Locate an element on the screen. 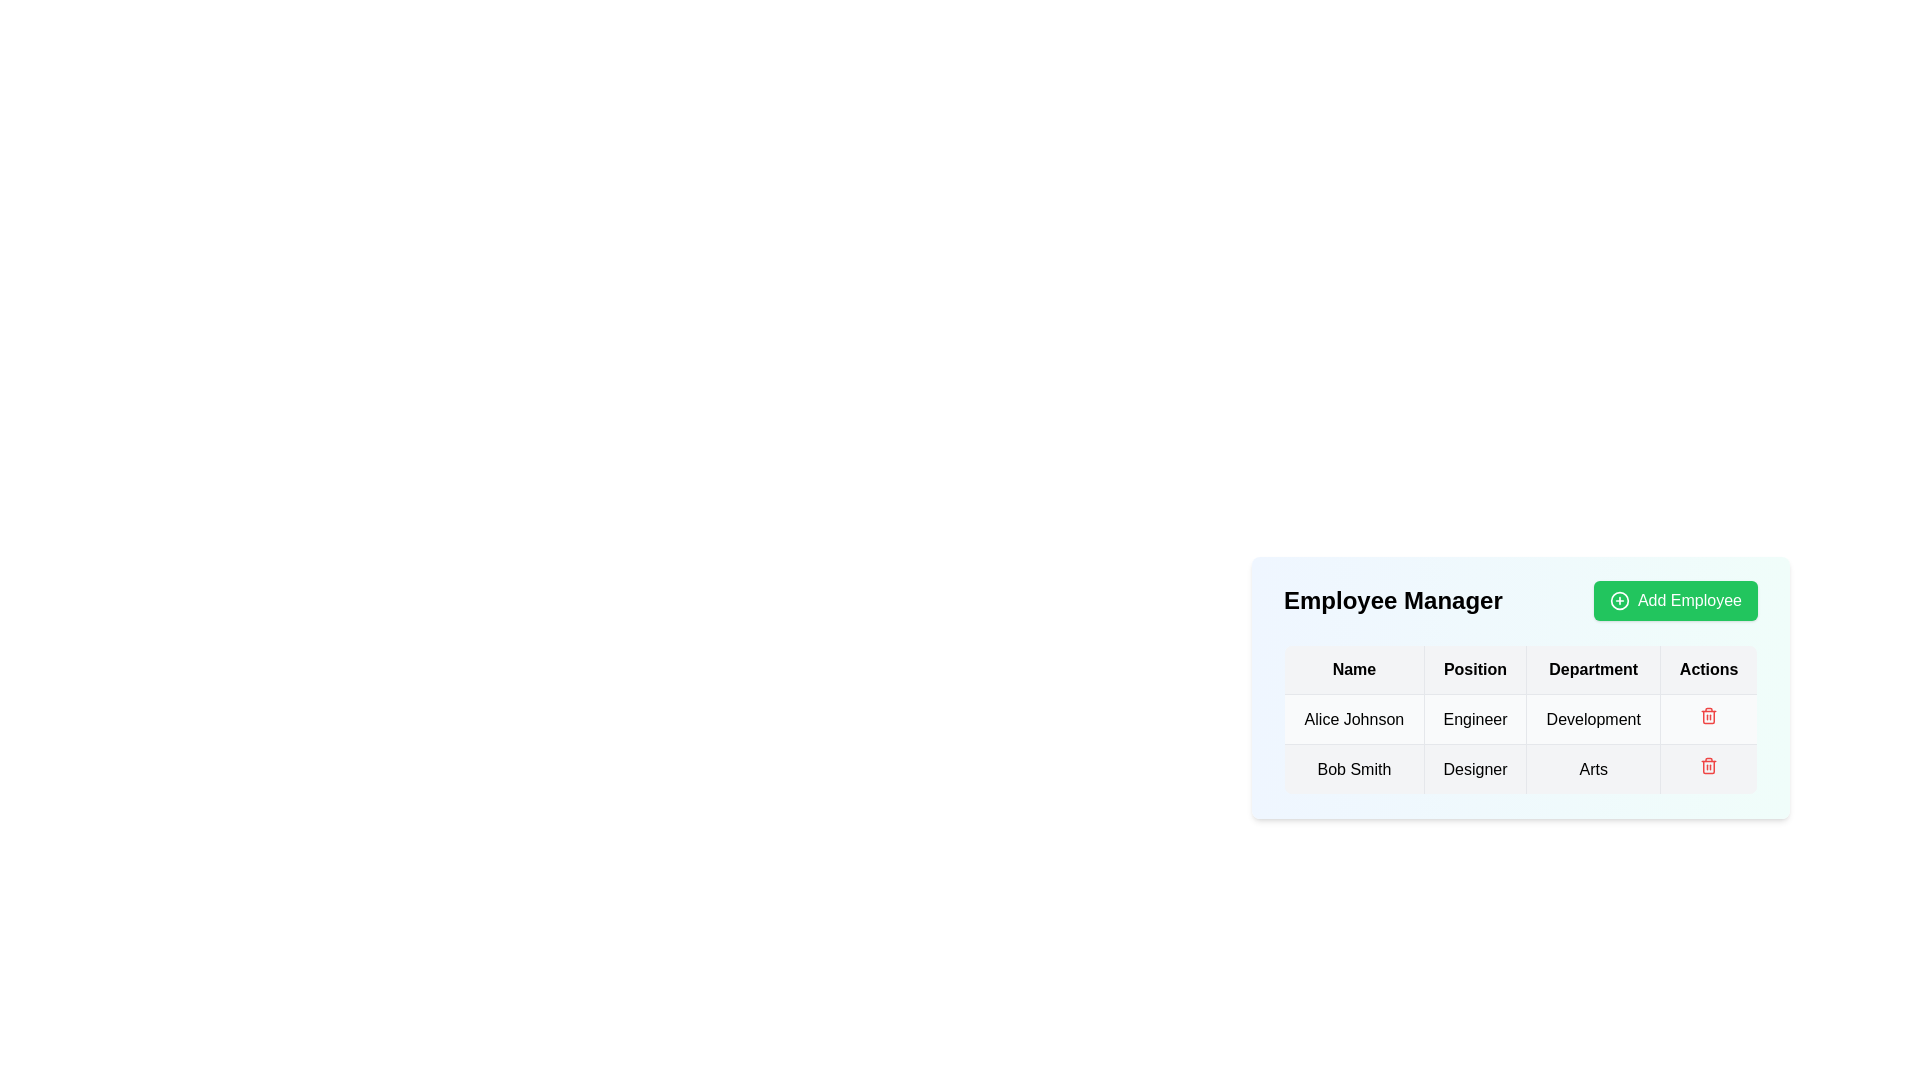 This screenshot has width=1920, height=1080. the red trash icon button in the 'Actions' column of the second row under 'Employee Manager' to trigger its hover effect and change its color to a darker red is located at coordinates (1708, 715).